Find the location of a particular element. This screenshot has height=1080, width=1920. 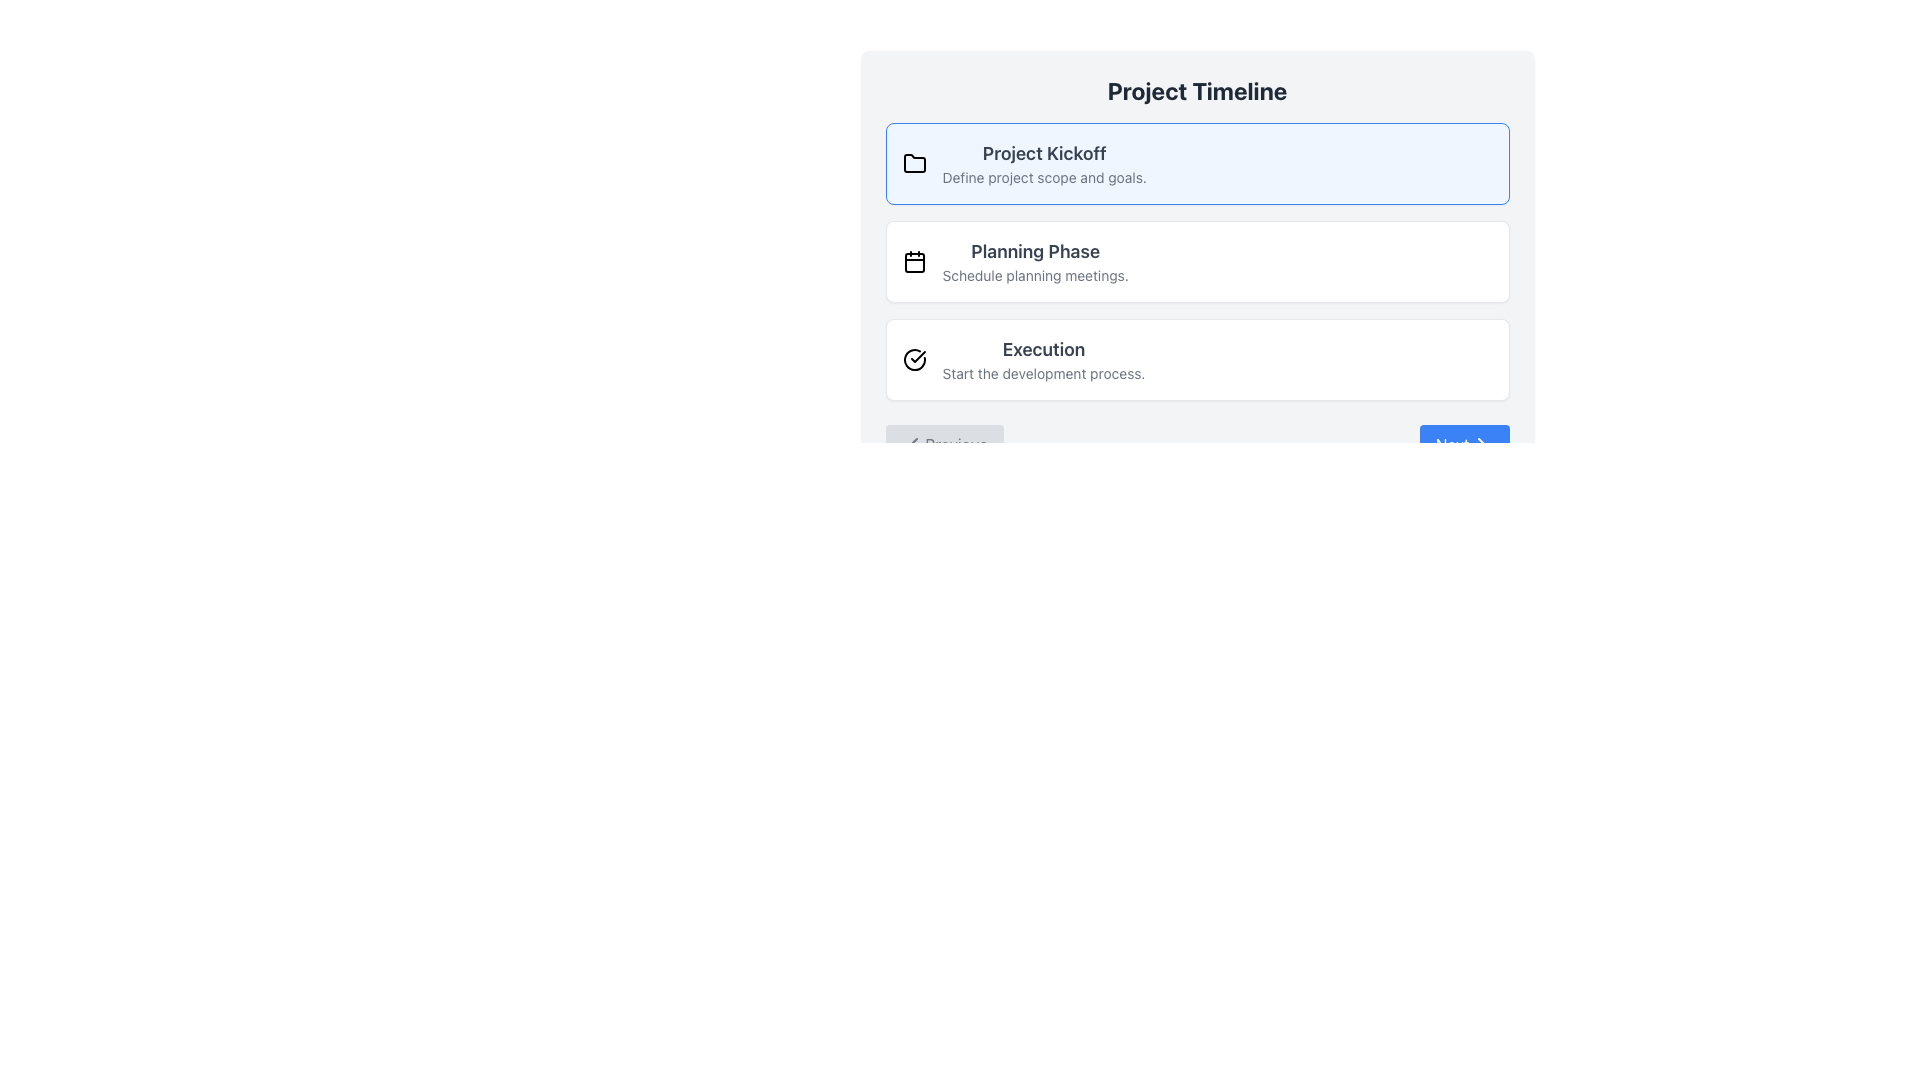

the 'Planning Phase' card, which is the second item in a vertical list of three cards, positioned below the 'Project Kickoff' card and above the 'Execution' card is located at coordinates (1197, 261).